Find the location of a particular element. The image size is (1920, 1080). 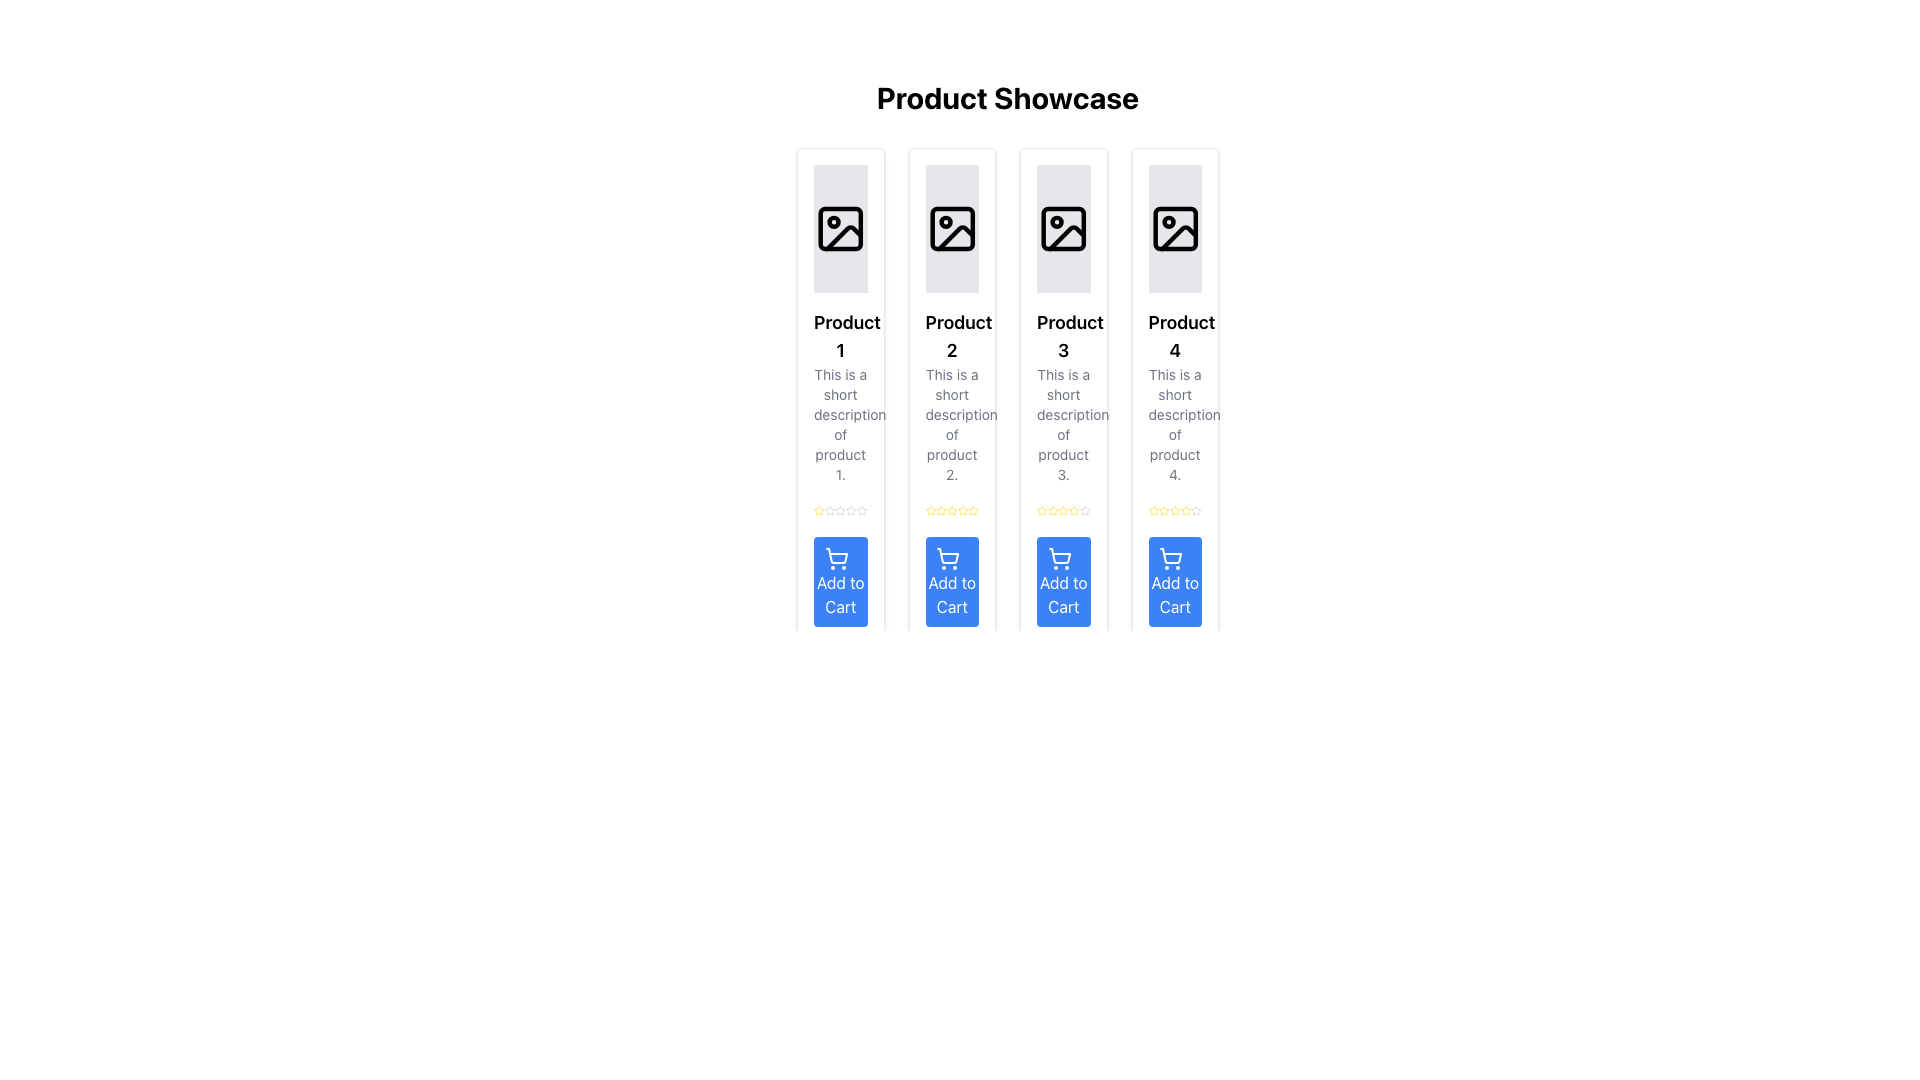

the fifth yellow star icon in the rating system for 'Product 4' is located at coordinates (1185, 509).